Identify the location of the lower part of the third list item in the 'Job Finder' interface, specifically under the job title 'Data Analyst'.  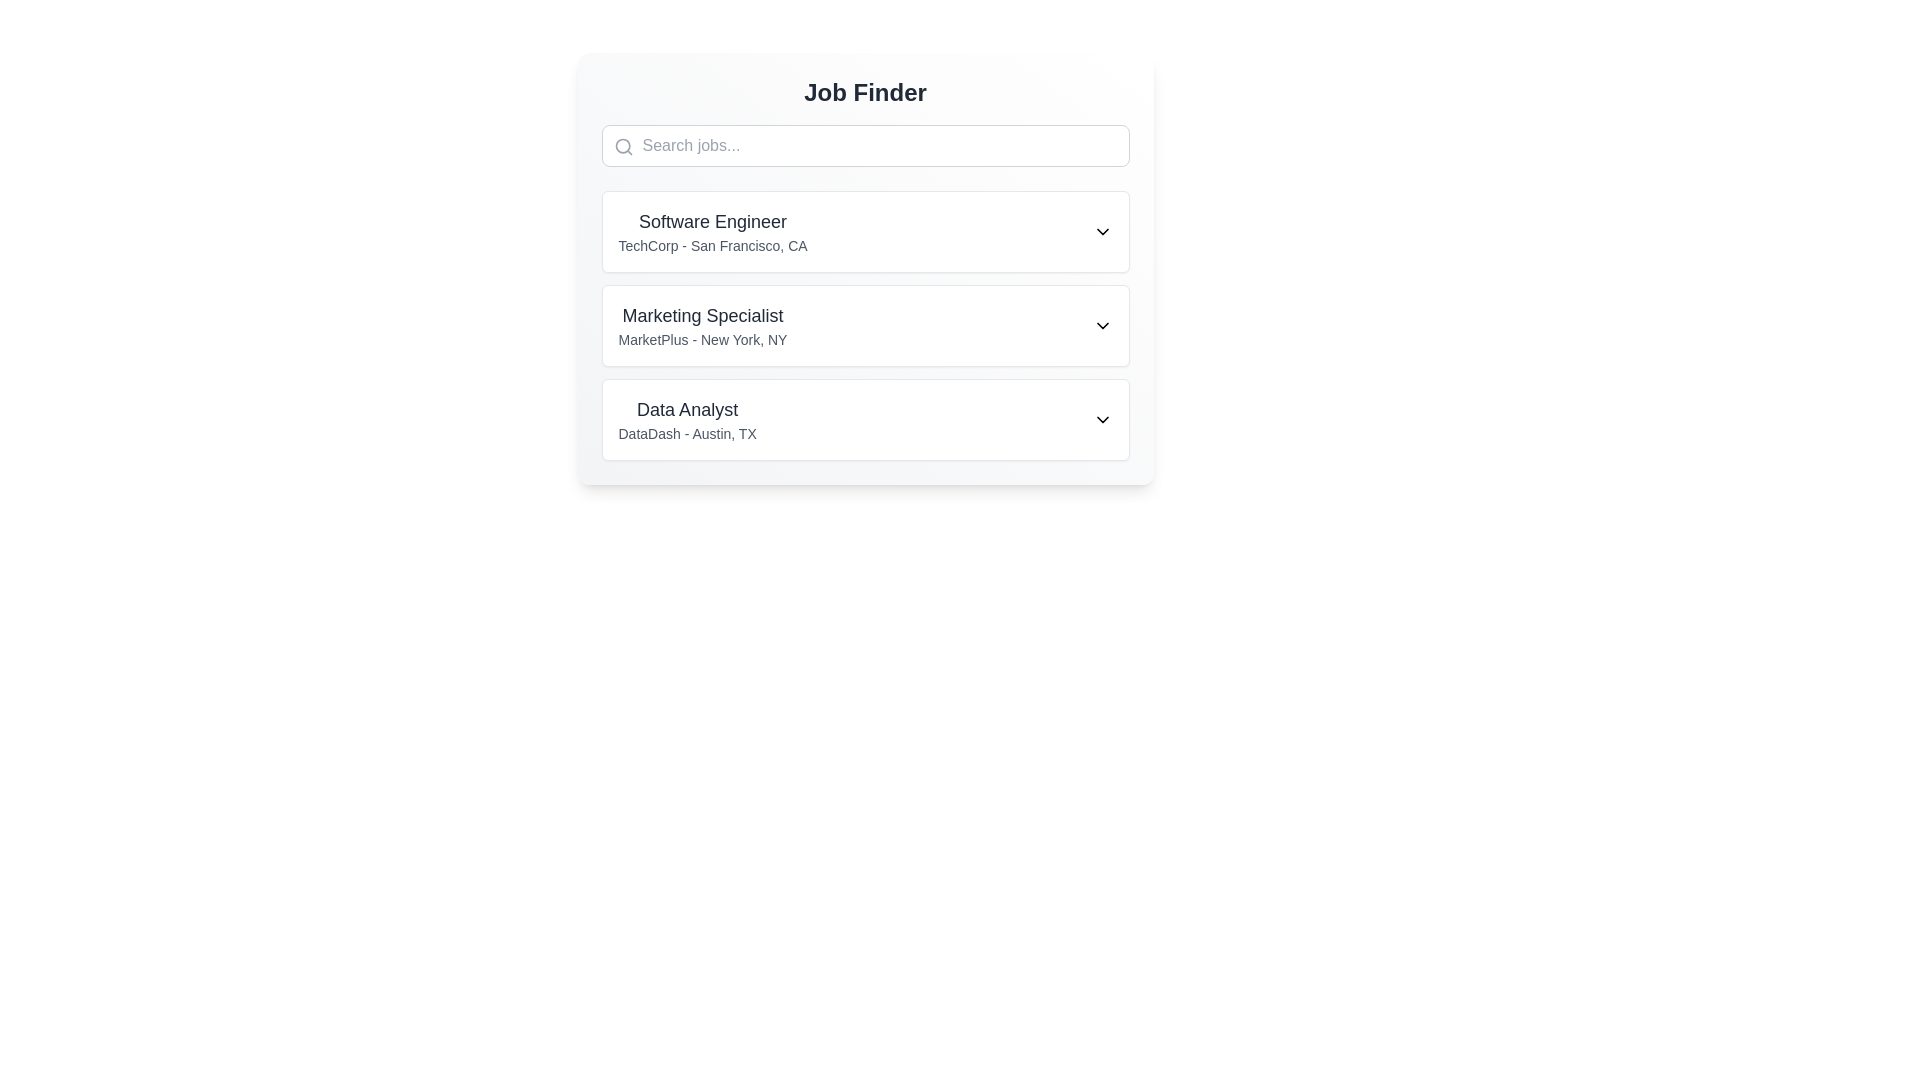
(687, 419).